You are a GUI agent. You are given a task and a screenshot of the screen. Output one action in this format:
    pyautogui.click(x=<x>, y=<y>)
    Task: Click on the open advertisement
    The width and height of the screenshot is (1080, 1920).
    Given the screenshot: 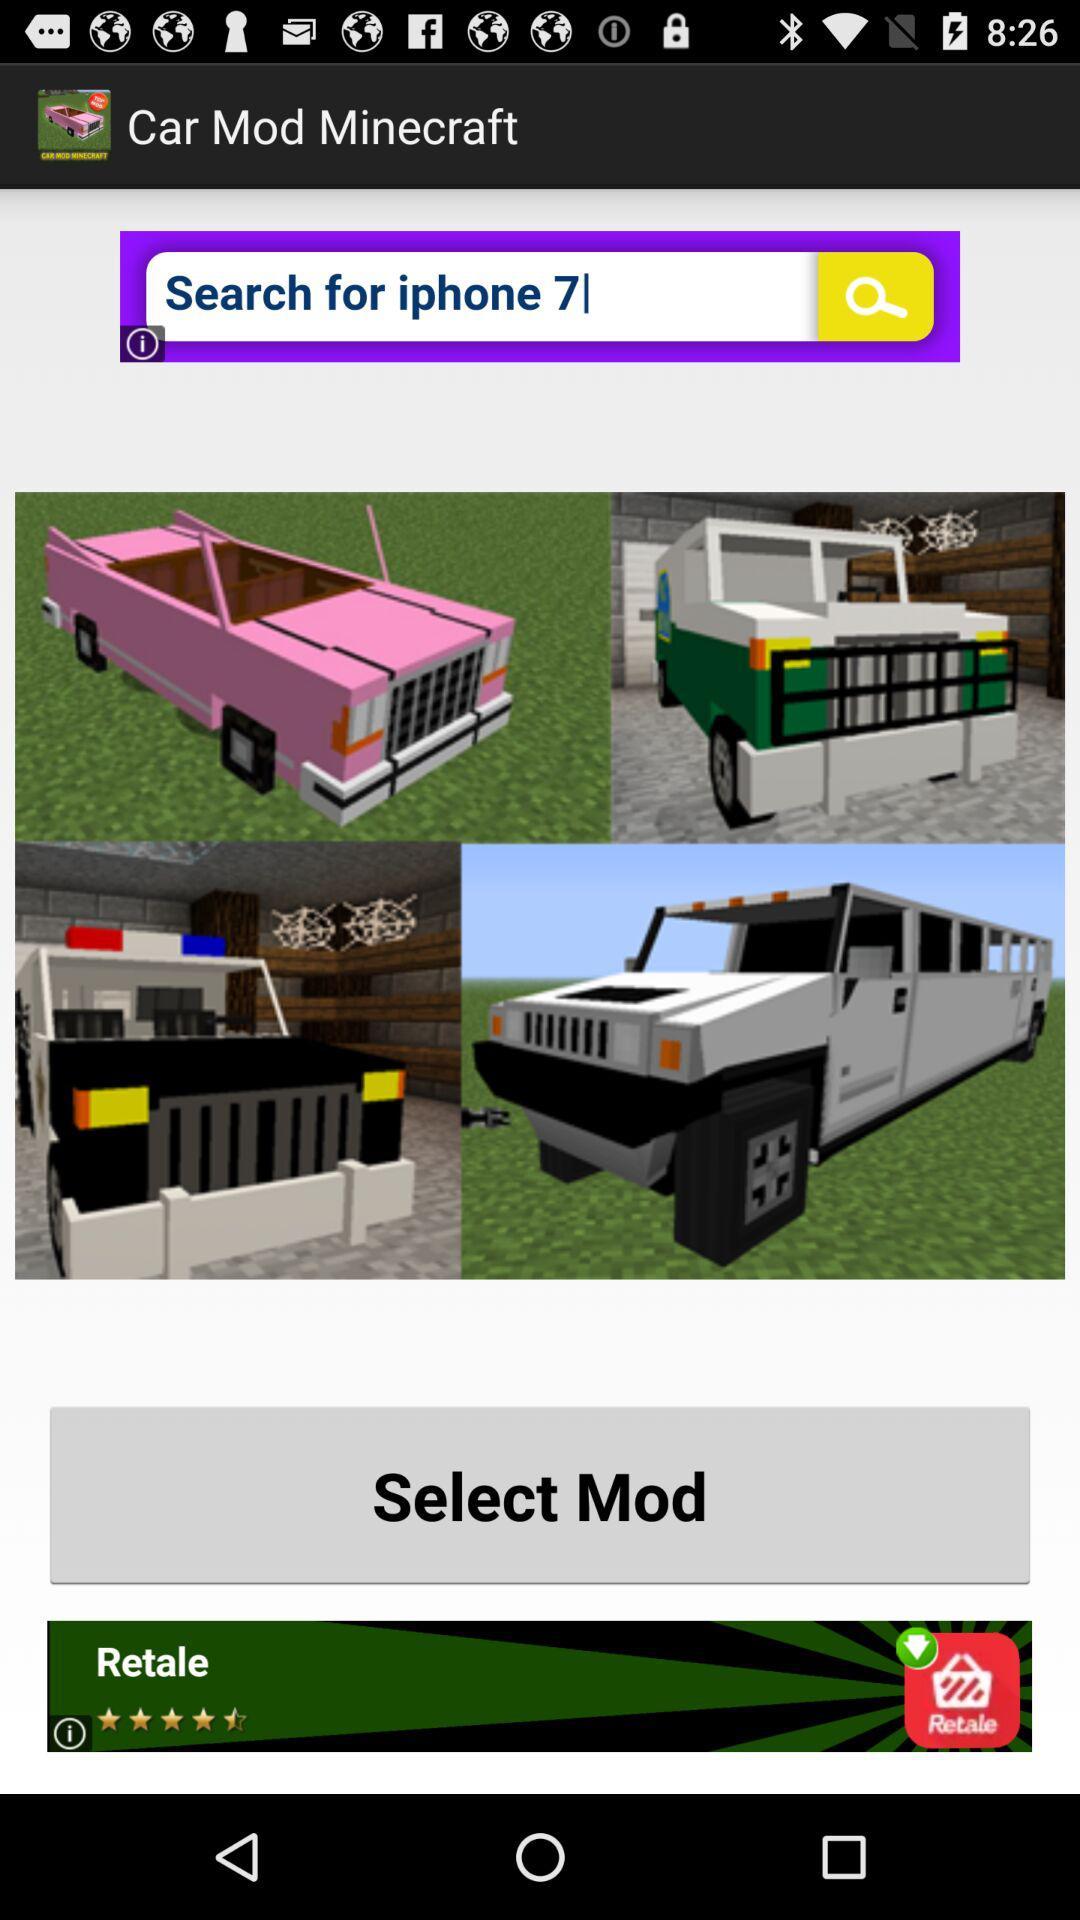 What is the action you would take?
    pyautogui.click(x=538, y=1685)
    